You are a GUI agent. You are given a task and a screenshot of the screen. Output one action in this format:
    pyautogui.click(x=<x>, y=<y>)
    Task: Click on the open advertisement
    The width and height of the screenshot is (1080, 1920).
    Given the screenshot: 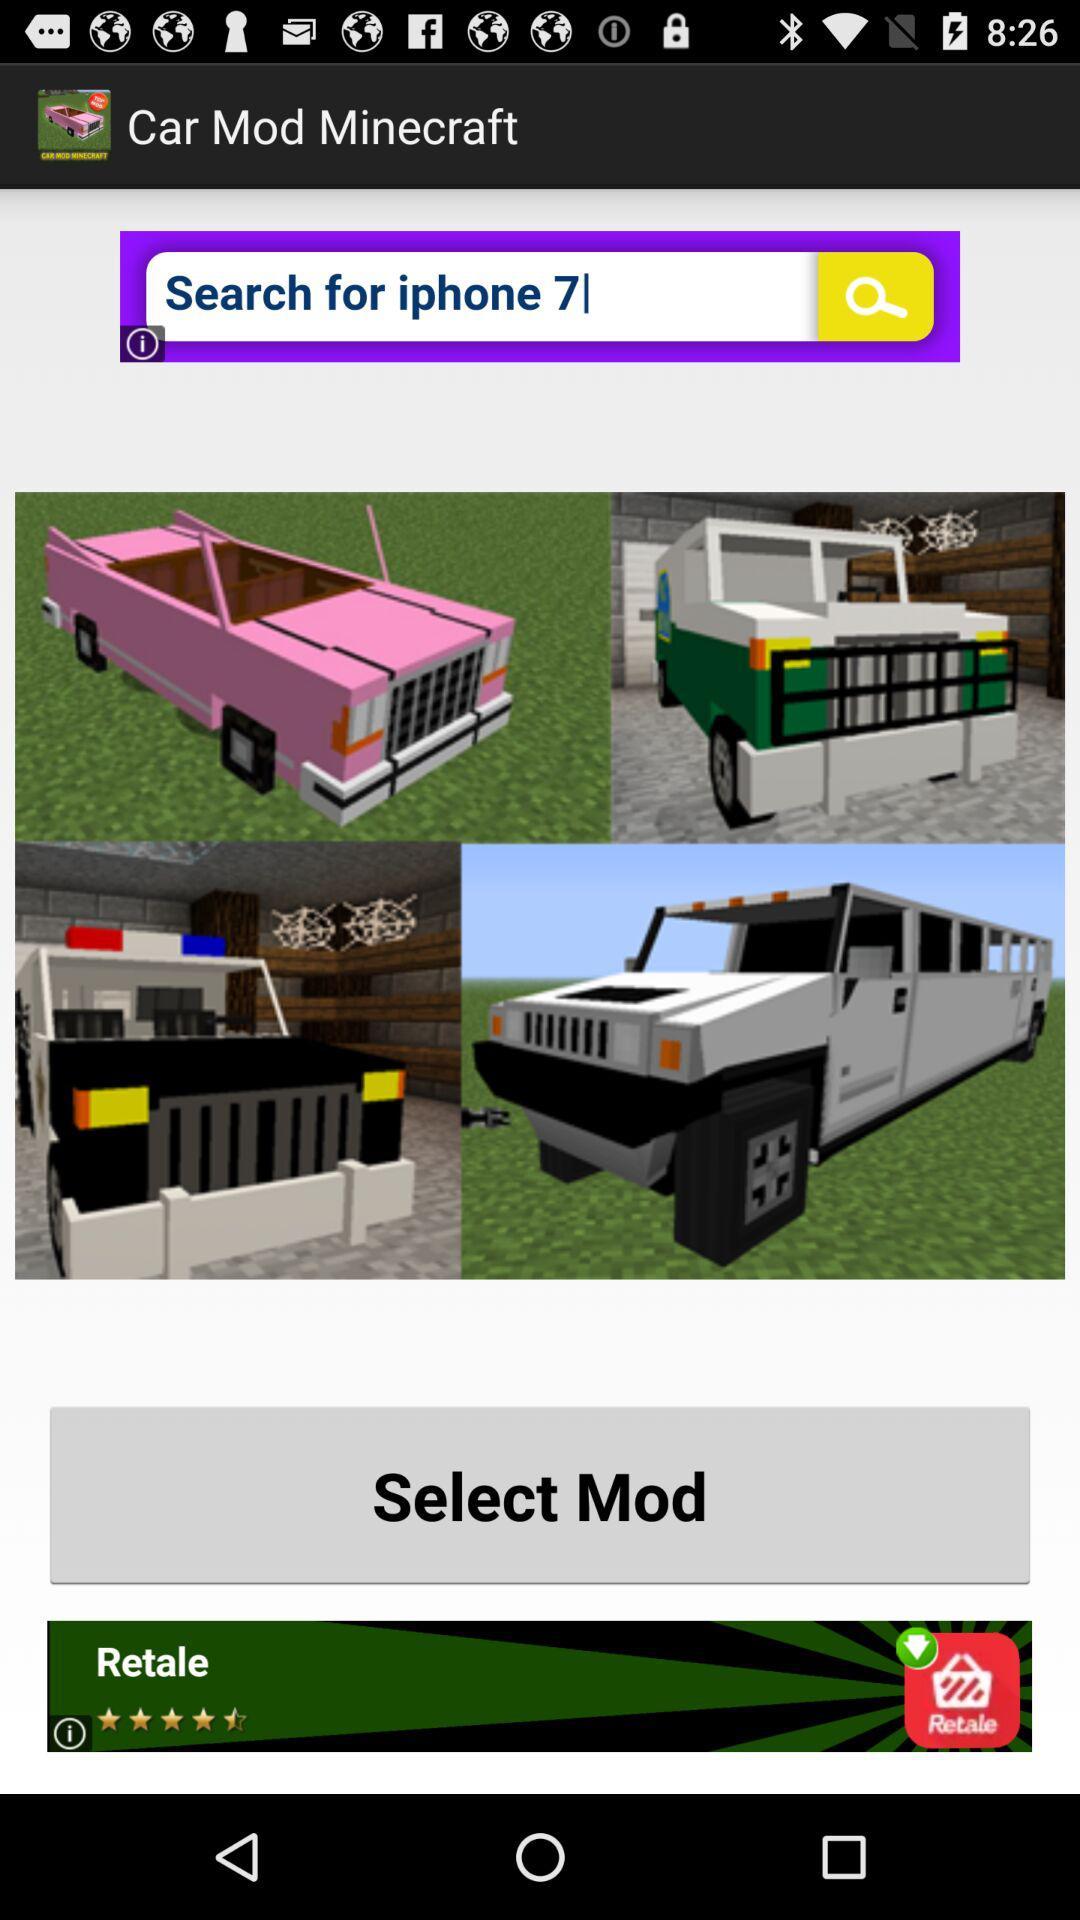 What is the action you would take?
    pyautogui.click(x=538, y=1685)
    